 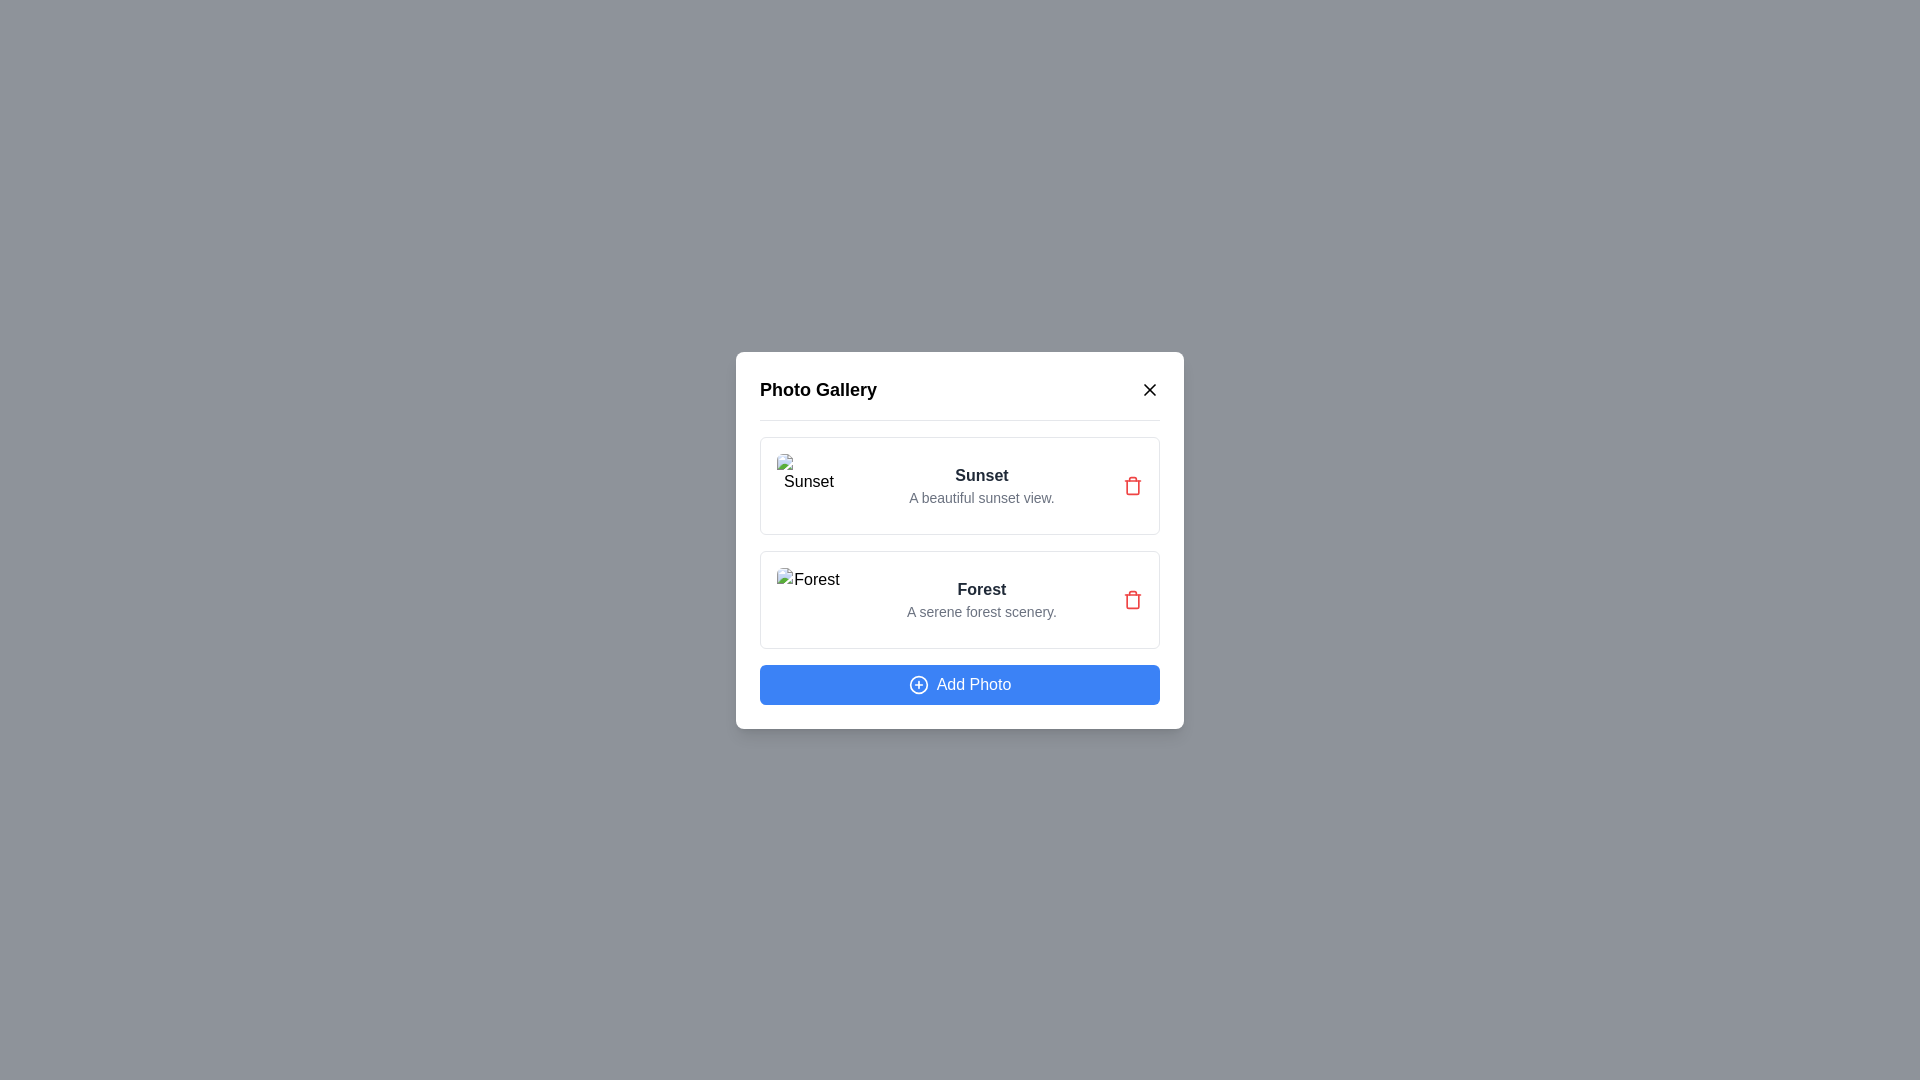 I want to click on the title text label in the second row of the 'Photo Gallery' that describes the photo entry, which is positioned above the descriptive text 'A serene forest scenery.', so click(x=982, y=588).